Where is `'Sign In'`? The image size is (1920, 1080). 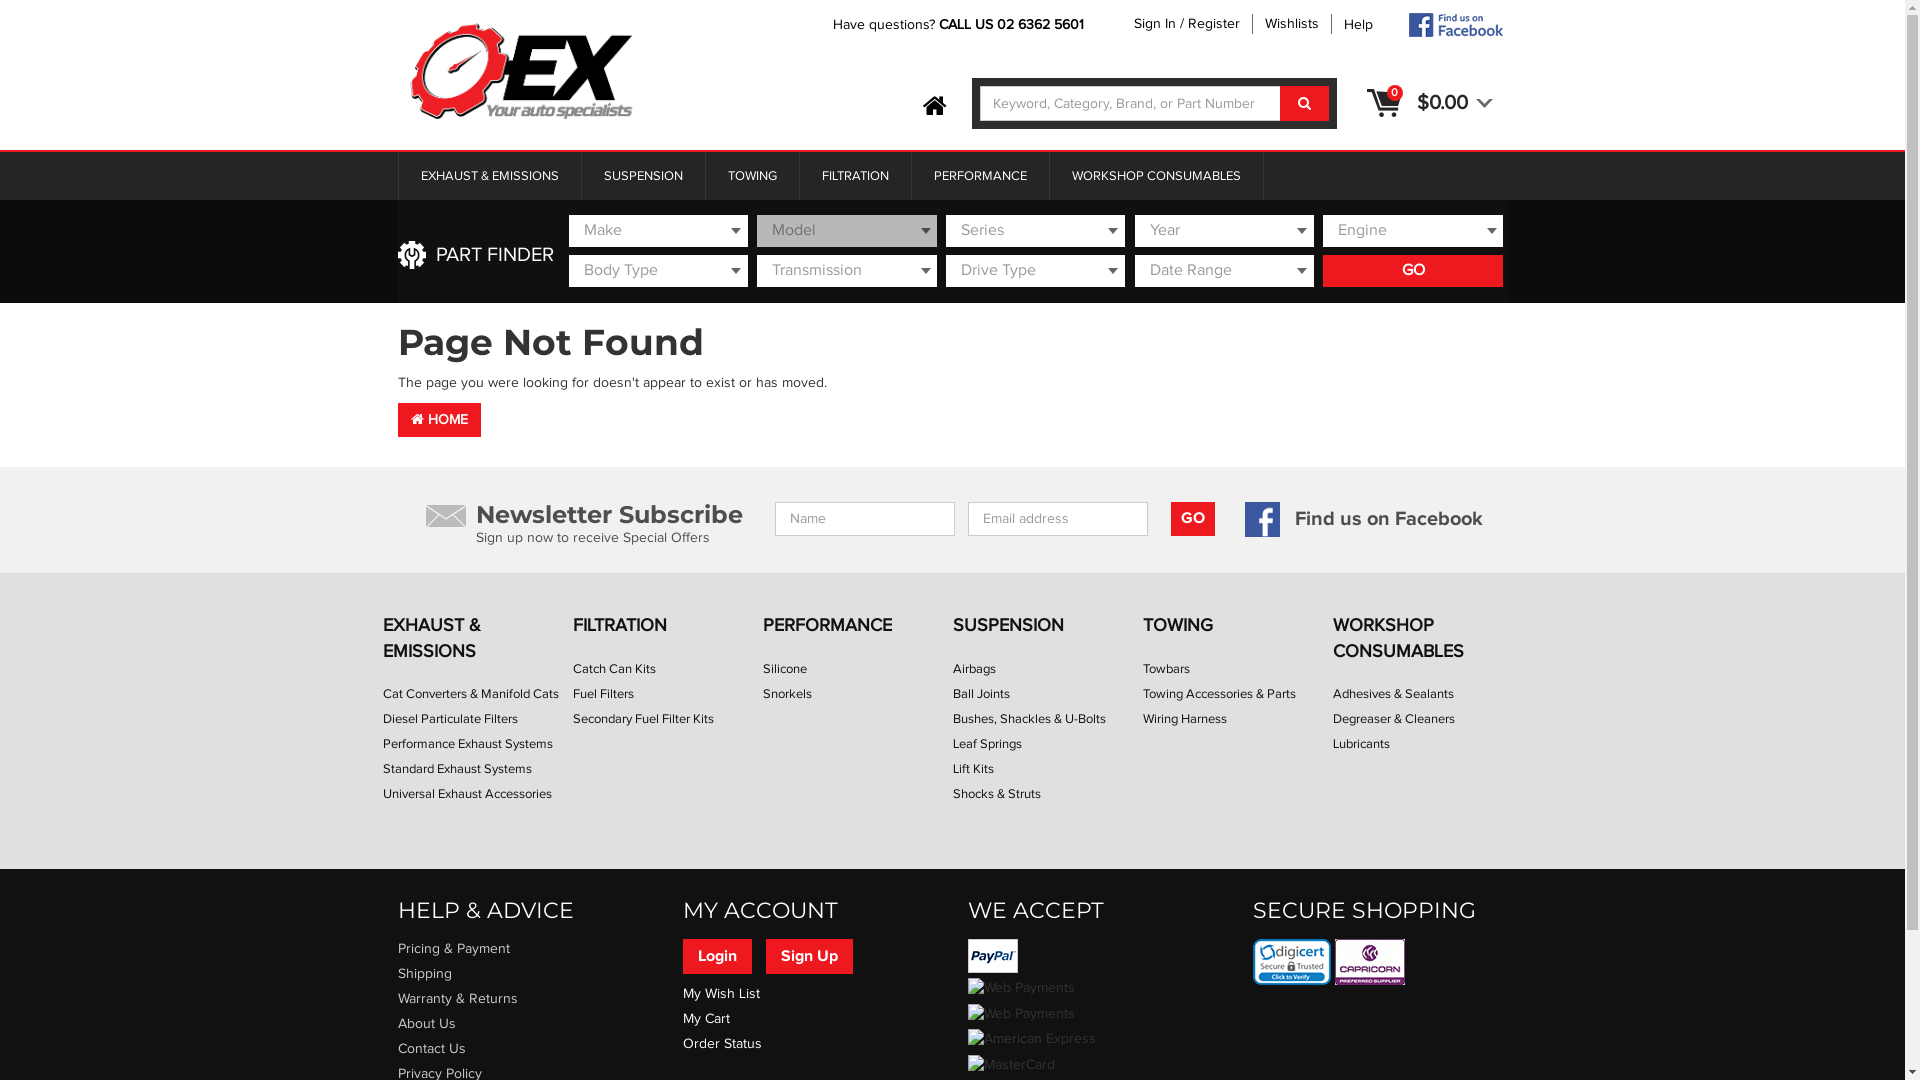
'Sign In' is located at coordinates (1133, 23).